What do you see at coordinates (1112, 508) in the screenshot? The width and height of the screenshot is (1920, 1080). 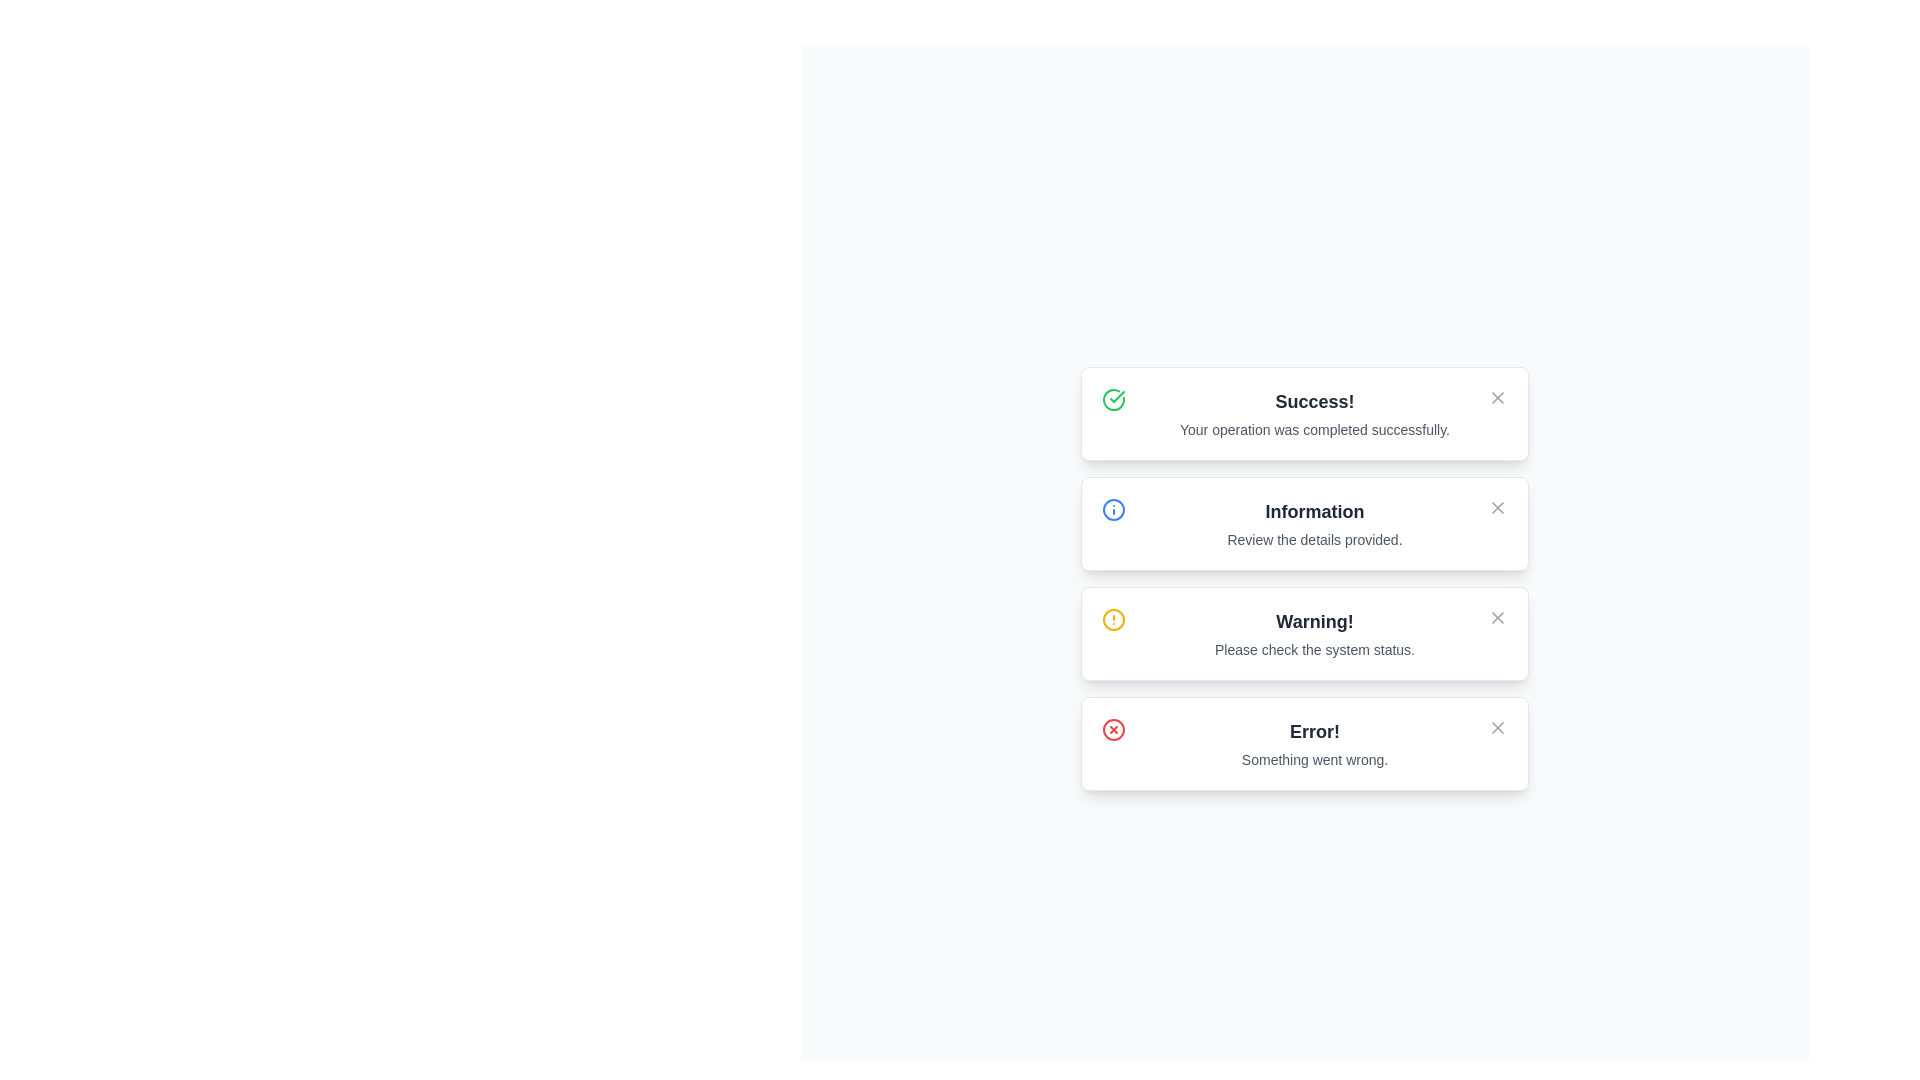 I see `the blue circular icon in the second notification row, which is associated with the 'Information' label and the text 'Review the details provided.'` at bounding box center [1112, 508].